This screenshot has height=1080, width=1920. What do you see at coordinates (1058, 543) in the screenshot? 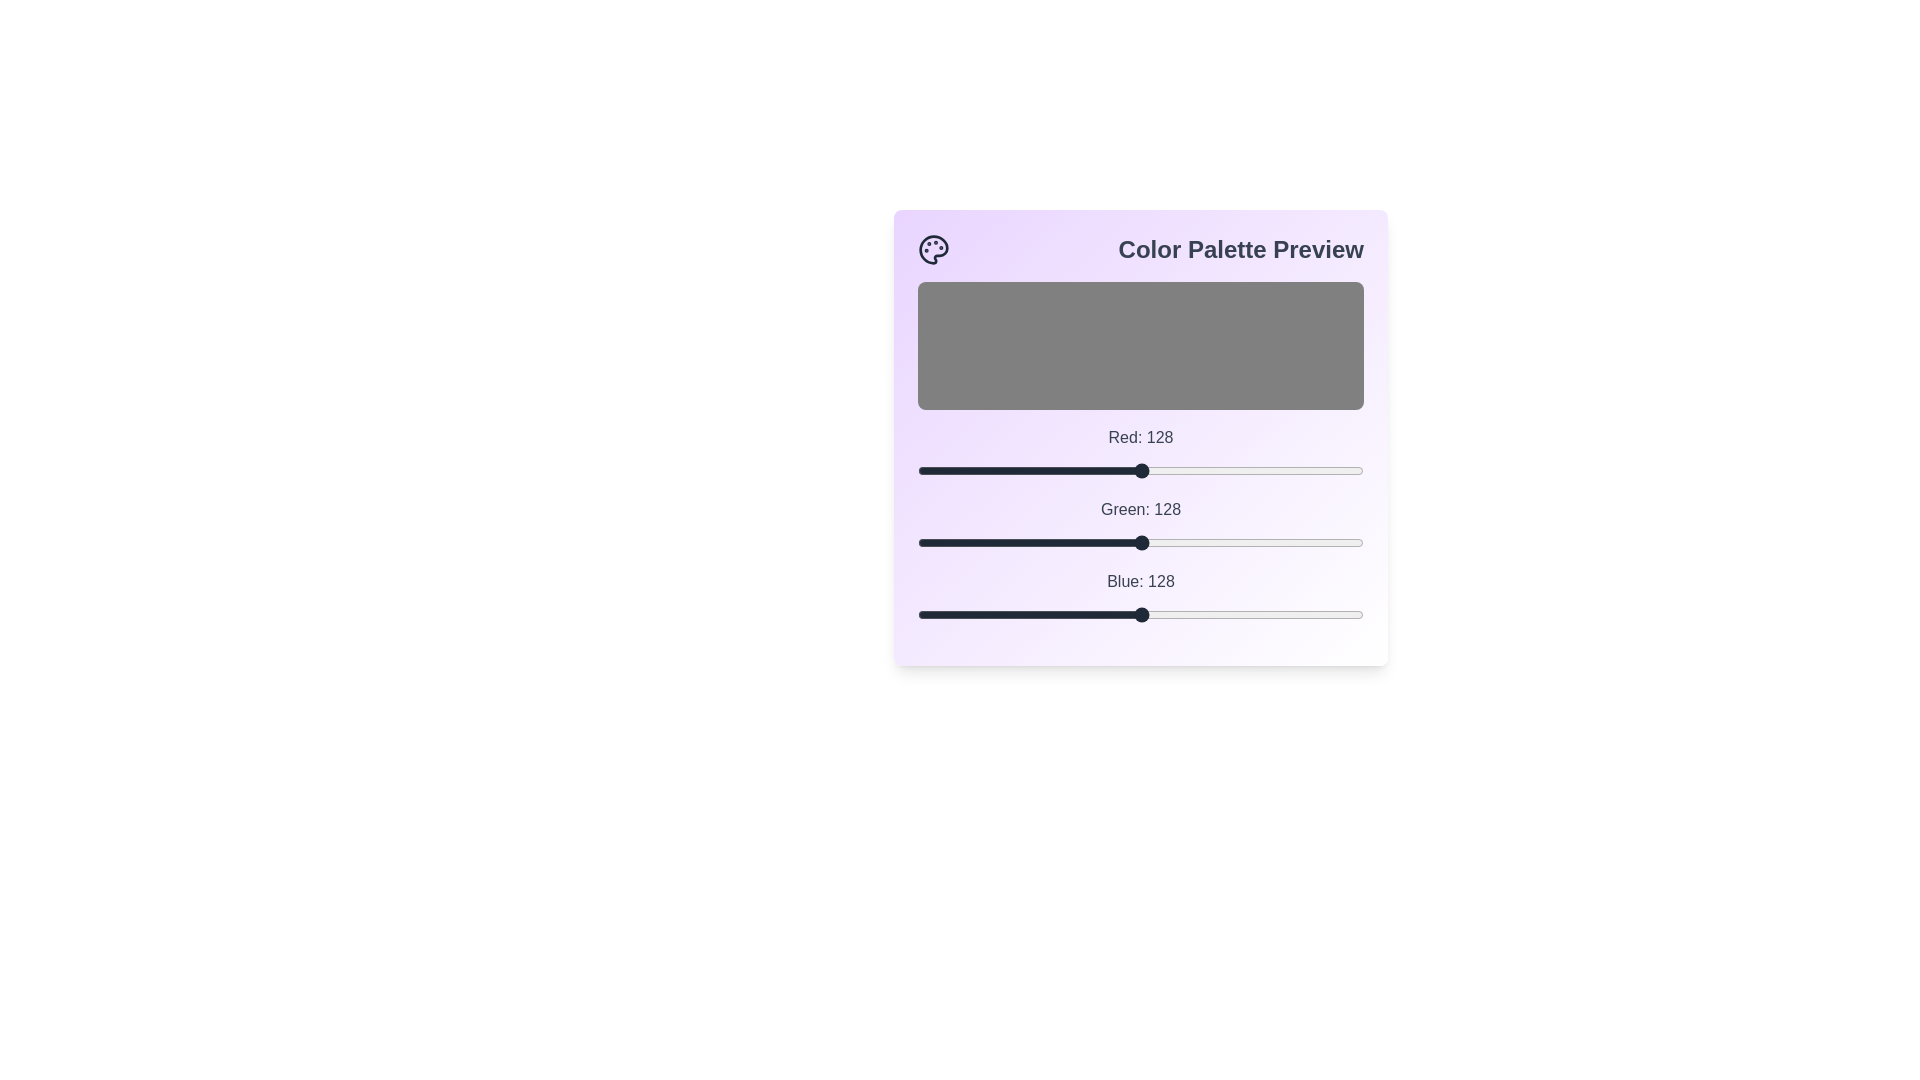
I see `the green intensity` at bounding box center [1058, 543].